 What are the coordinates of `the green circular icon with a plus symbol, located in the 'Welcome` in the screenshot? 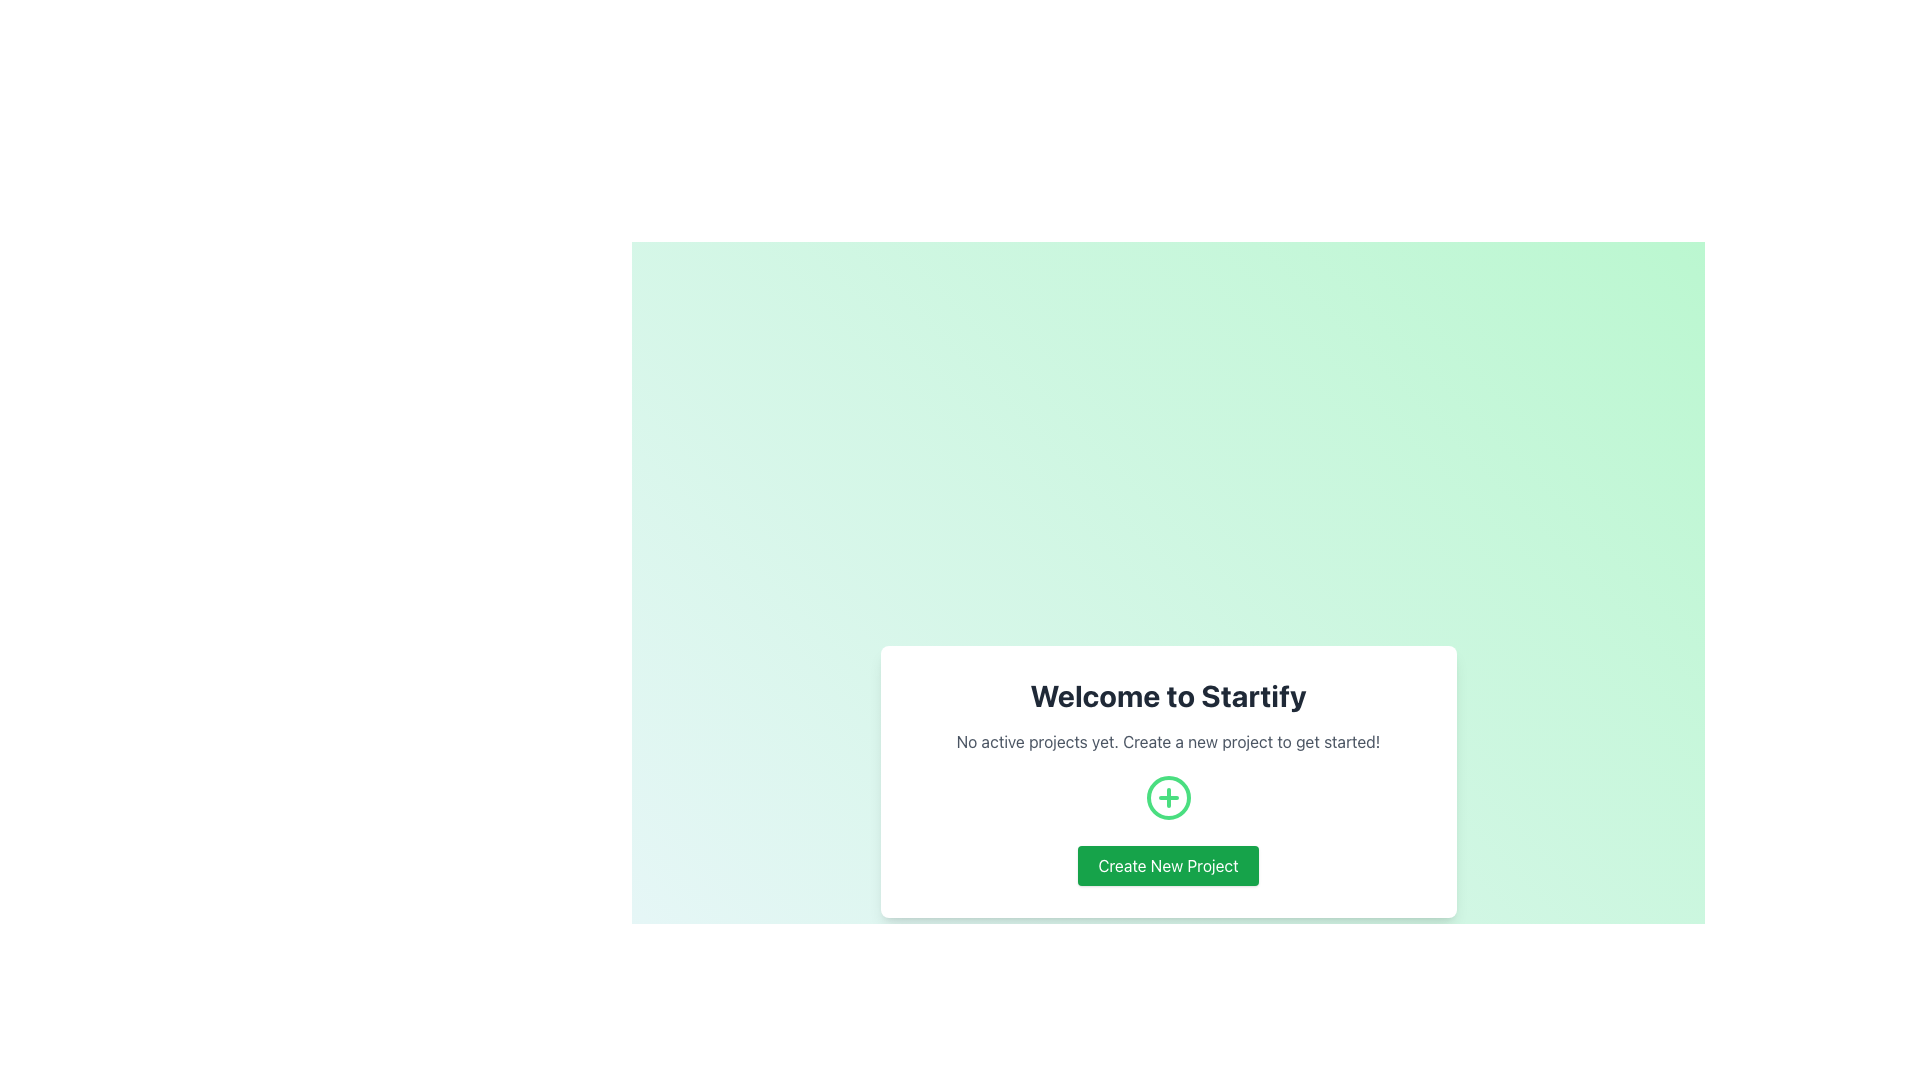 It's located at (1168, 797).